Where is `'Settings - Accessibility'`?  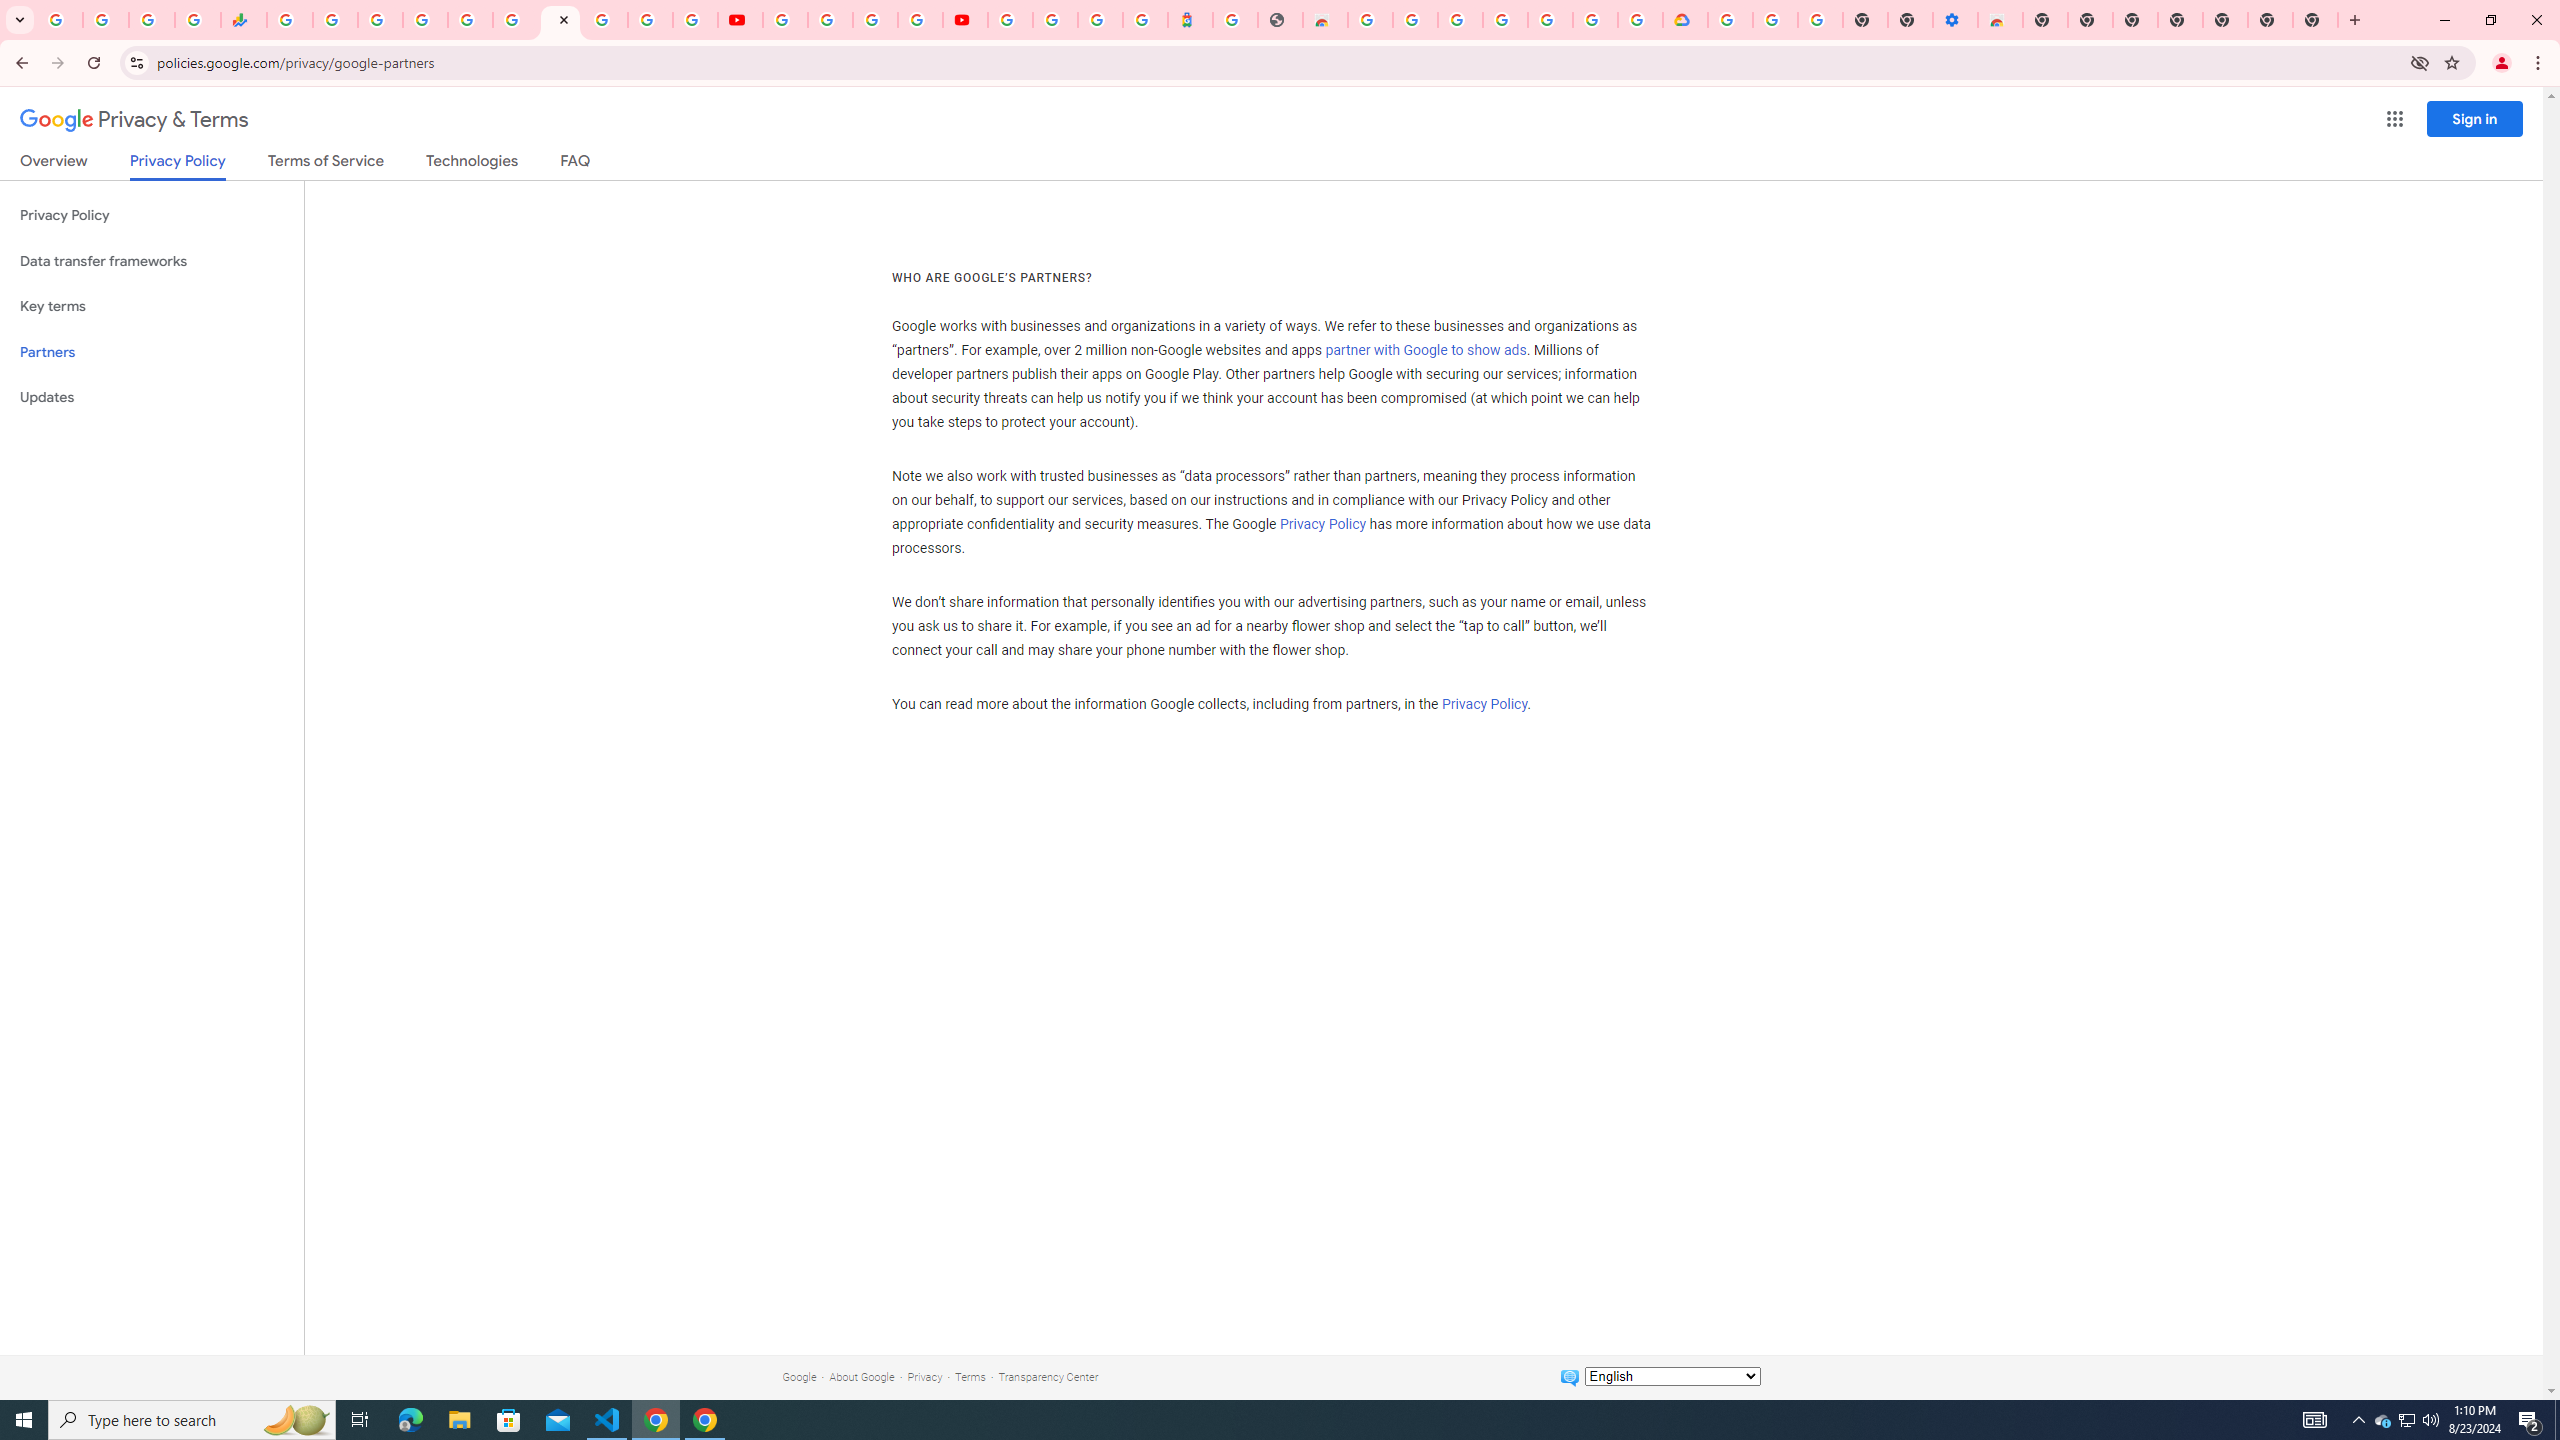
'Settings - Accessibility' is located at coordinates (1954, 19).